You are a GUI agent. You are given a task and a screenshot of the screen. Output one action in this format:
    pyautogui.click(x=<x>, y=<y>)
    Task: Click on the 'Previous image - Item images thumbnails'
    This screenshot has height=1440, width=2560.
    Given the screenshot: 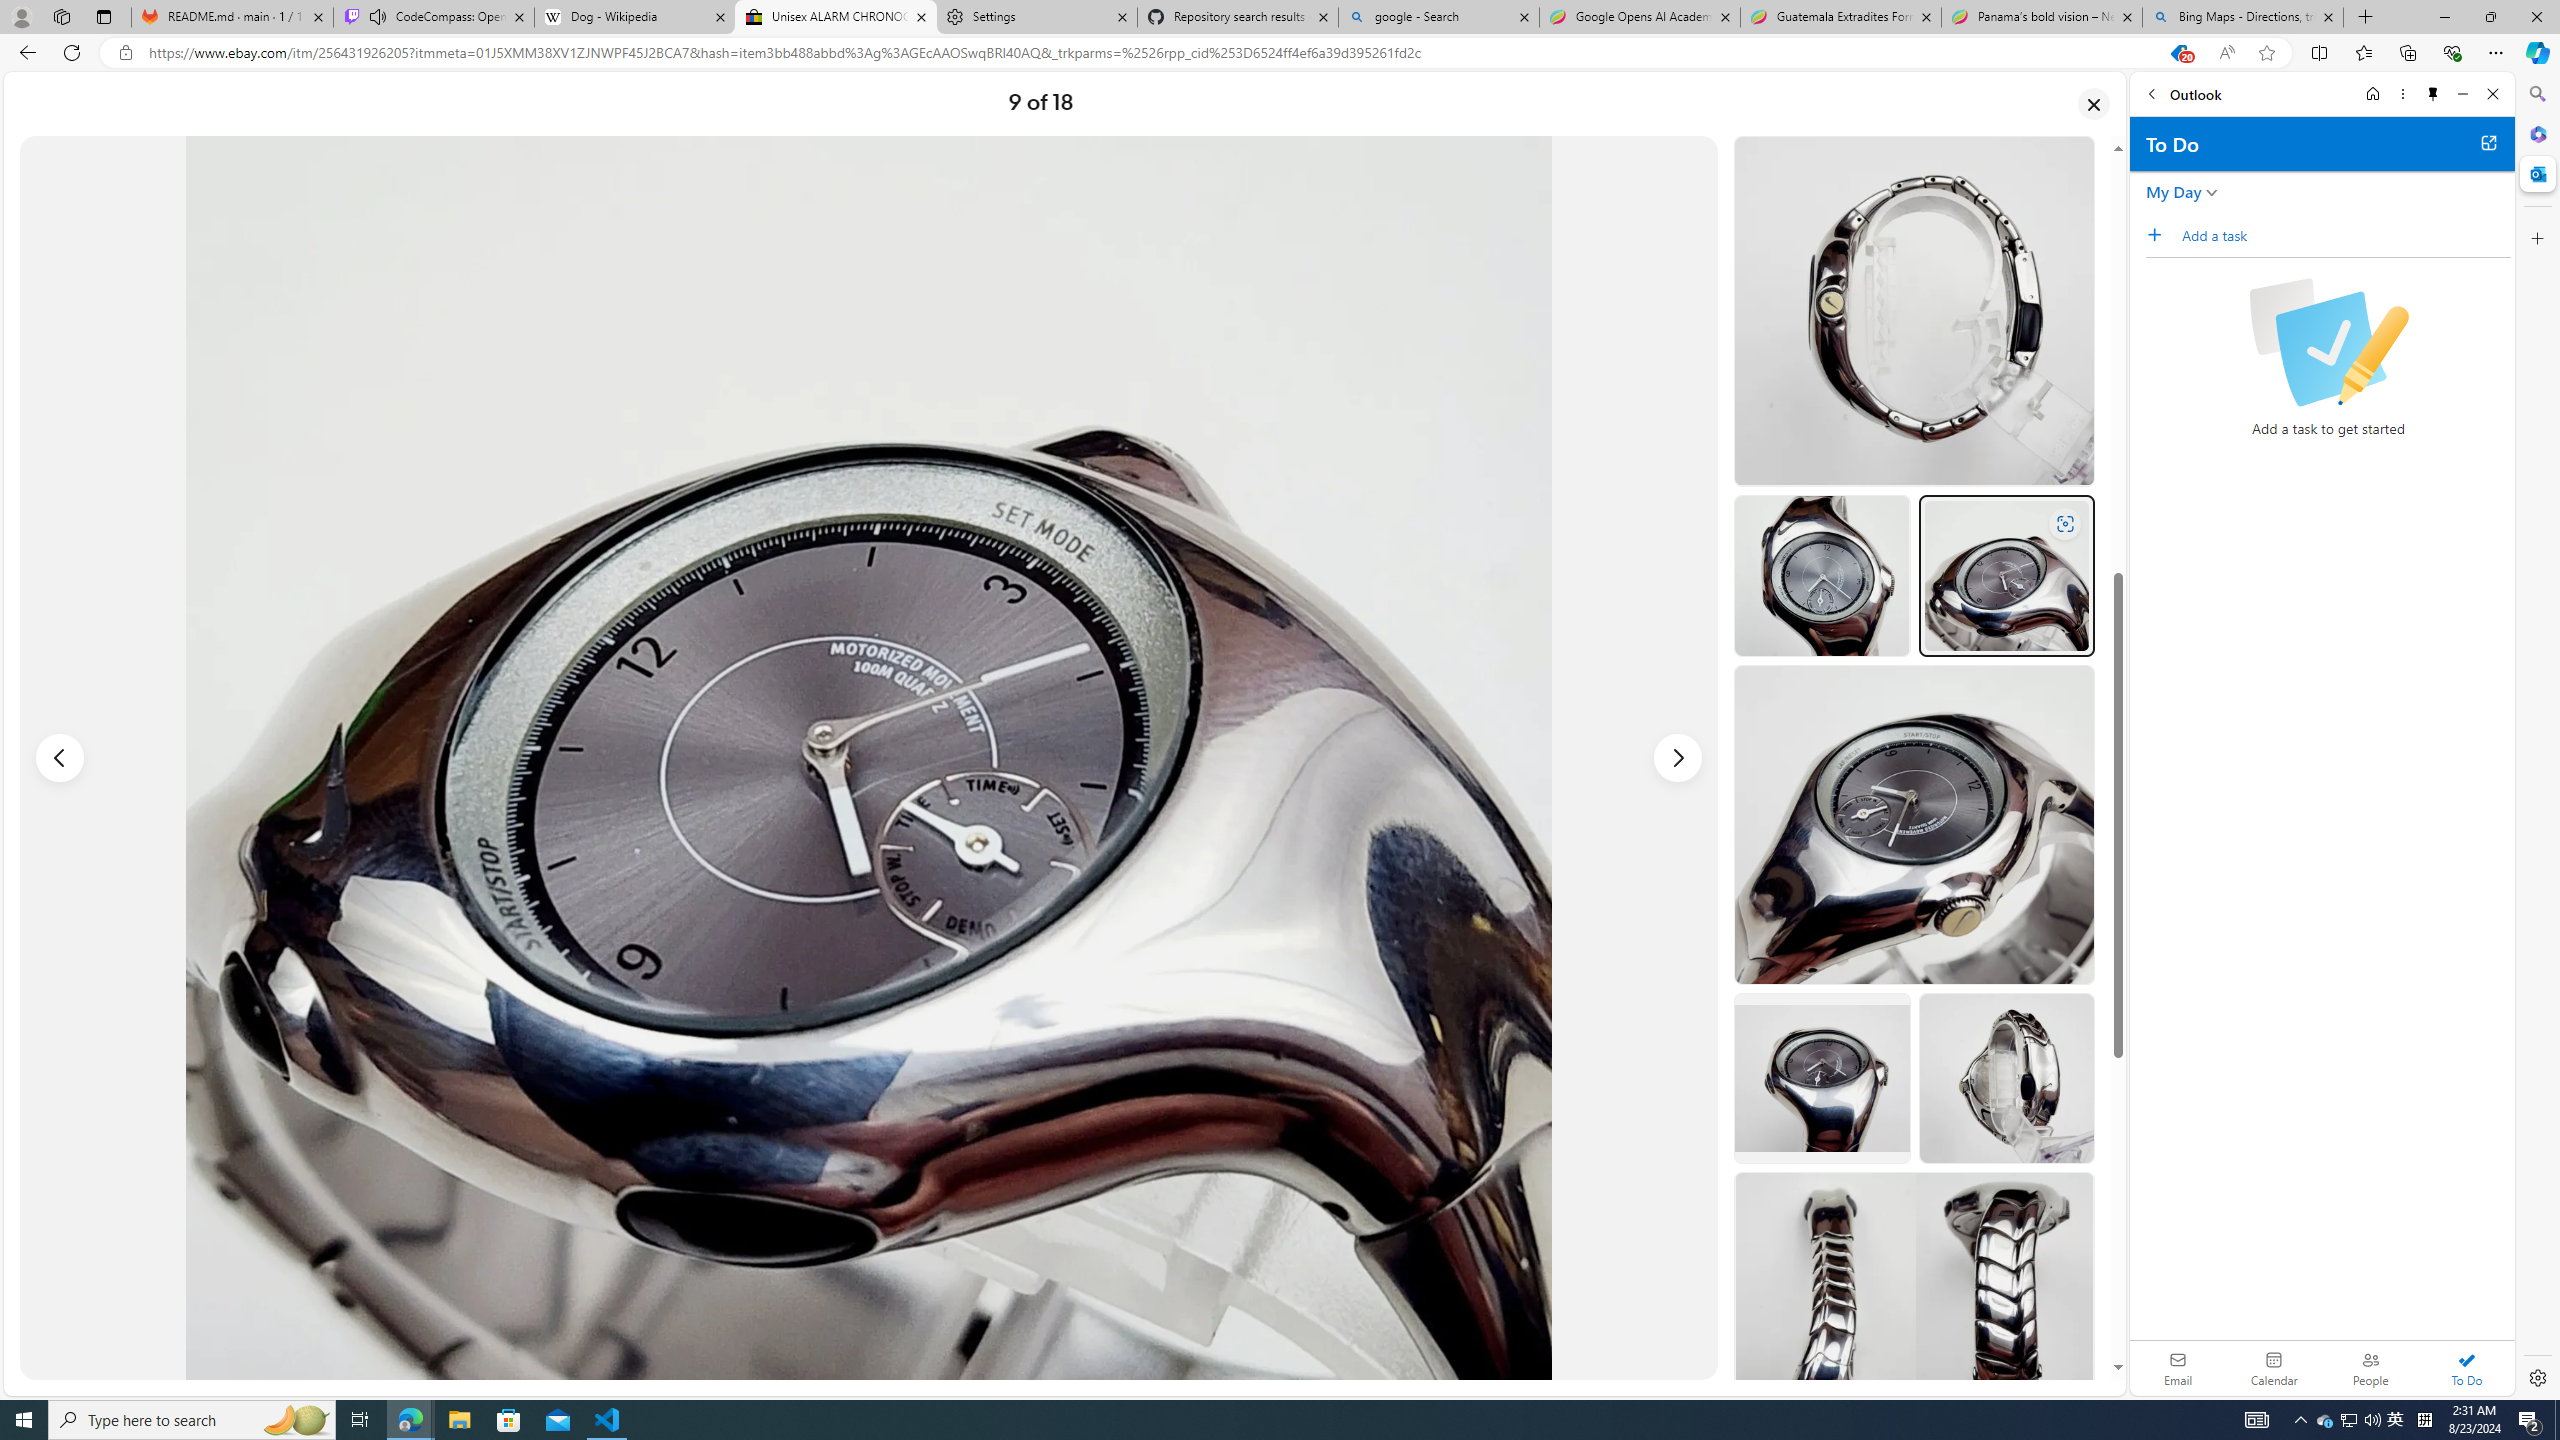 What is the action you would take?
    pyautogui.click(x=60, y=758)
    